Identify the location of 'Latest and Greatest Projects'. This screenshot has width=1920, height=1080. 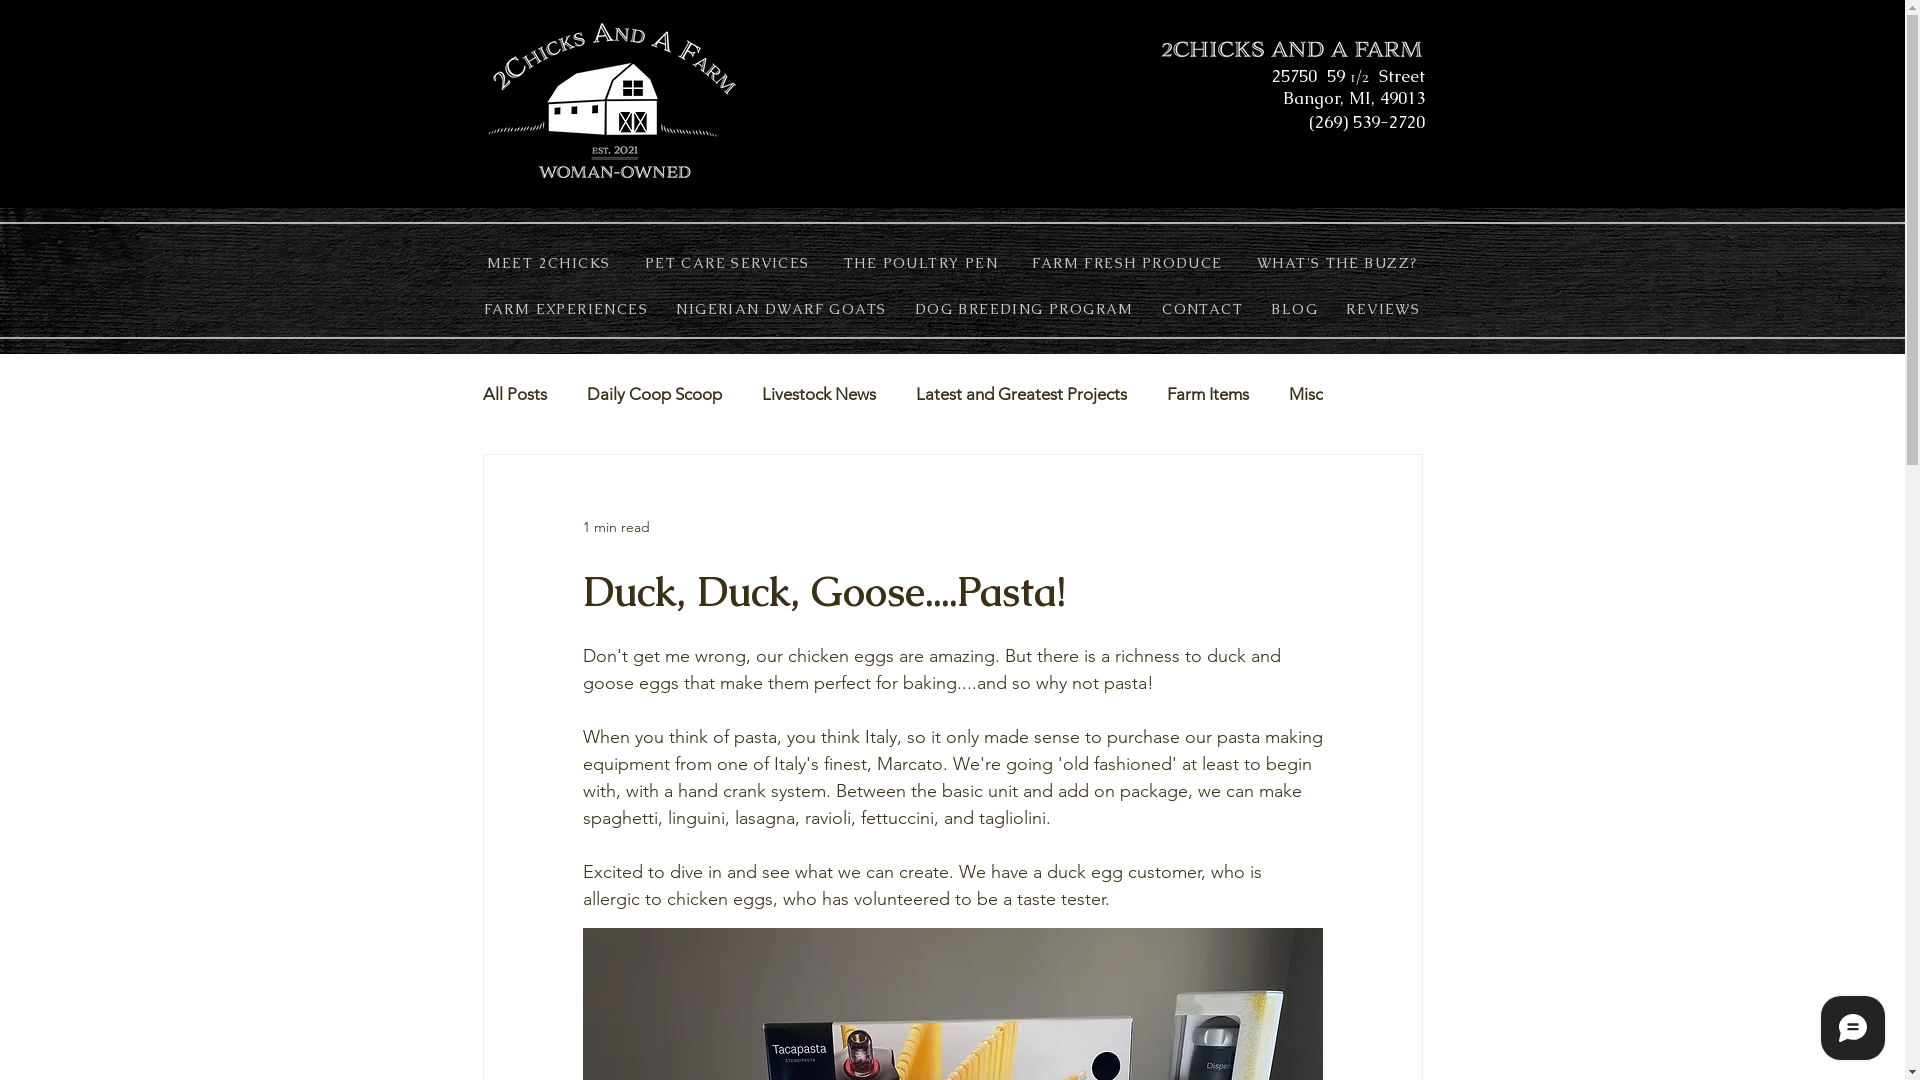
(1021, 393).